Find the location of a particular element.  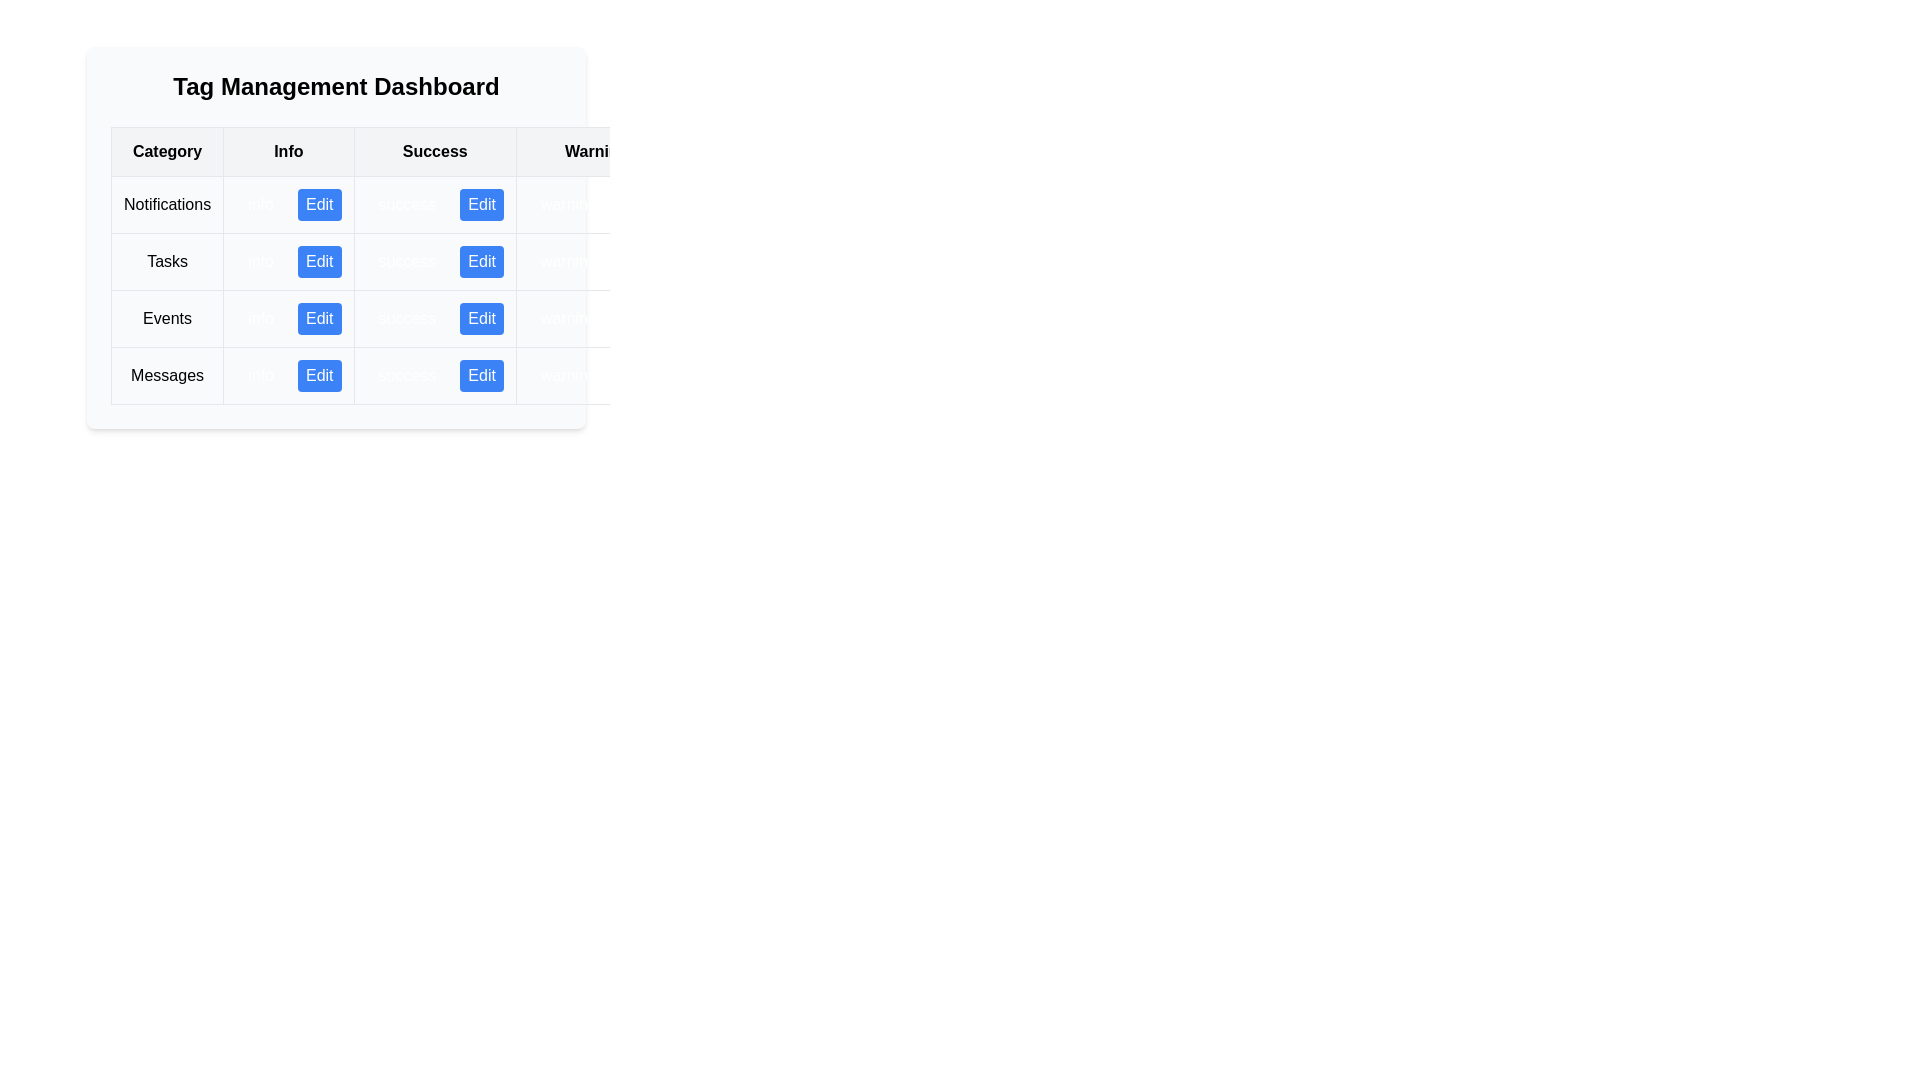

the 'Edit' button in the 'Success' category of the 'Events' section in the 'Tag Management Dashboard' is located at coordinates (462, 318).